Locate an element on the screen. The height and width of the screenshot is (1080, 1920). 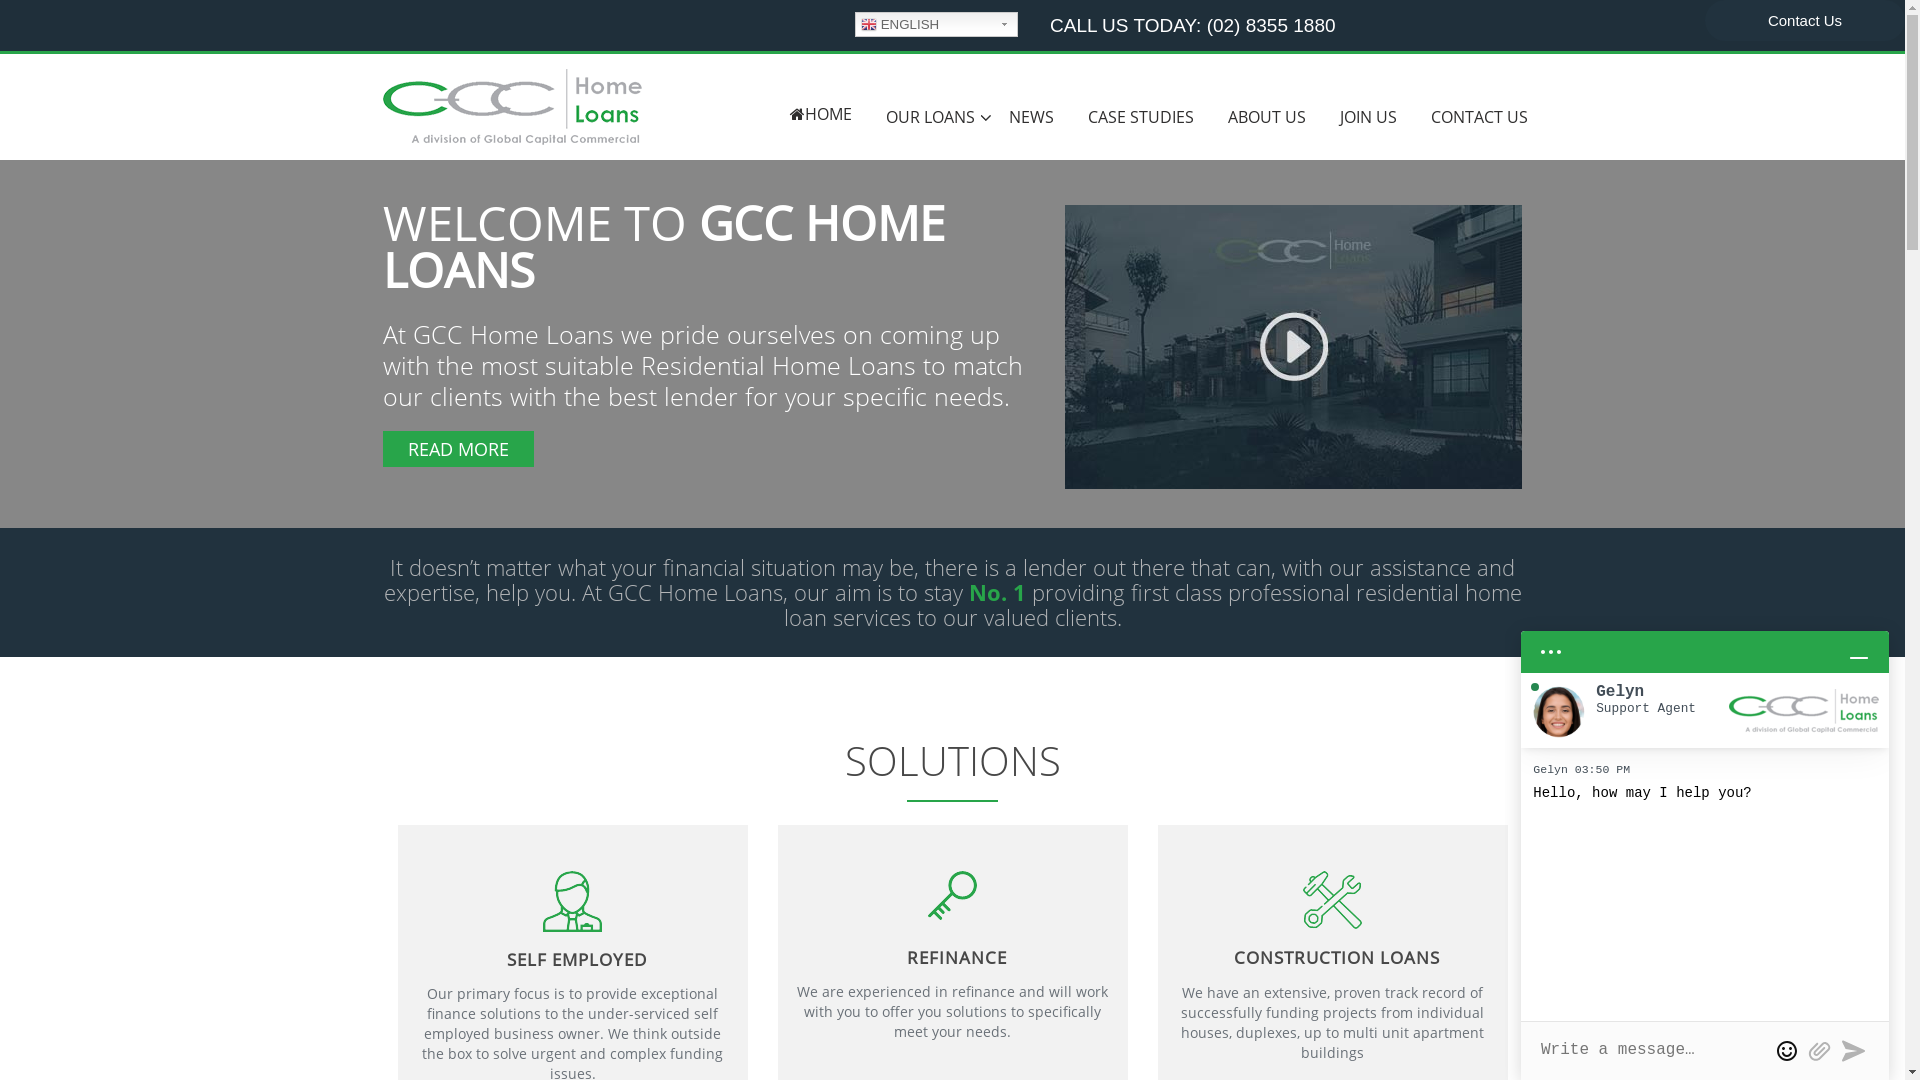
'CONTACT US' is located at coordinates (1479, 117).